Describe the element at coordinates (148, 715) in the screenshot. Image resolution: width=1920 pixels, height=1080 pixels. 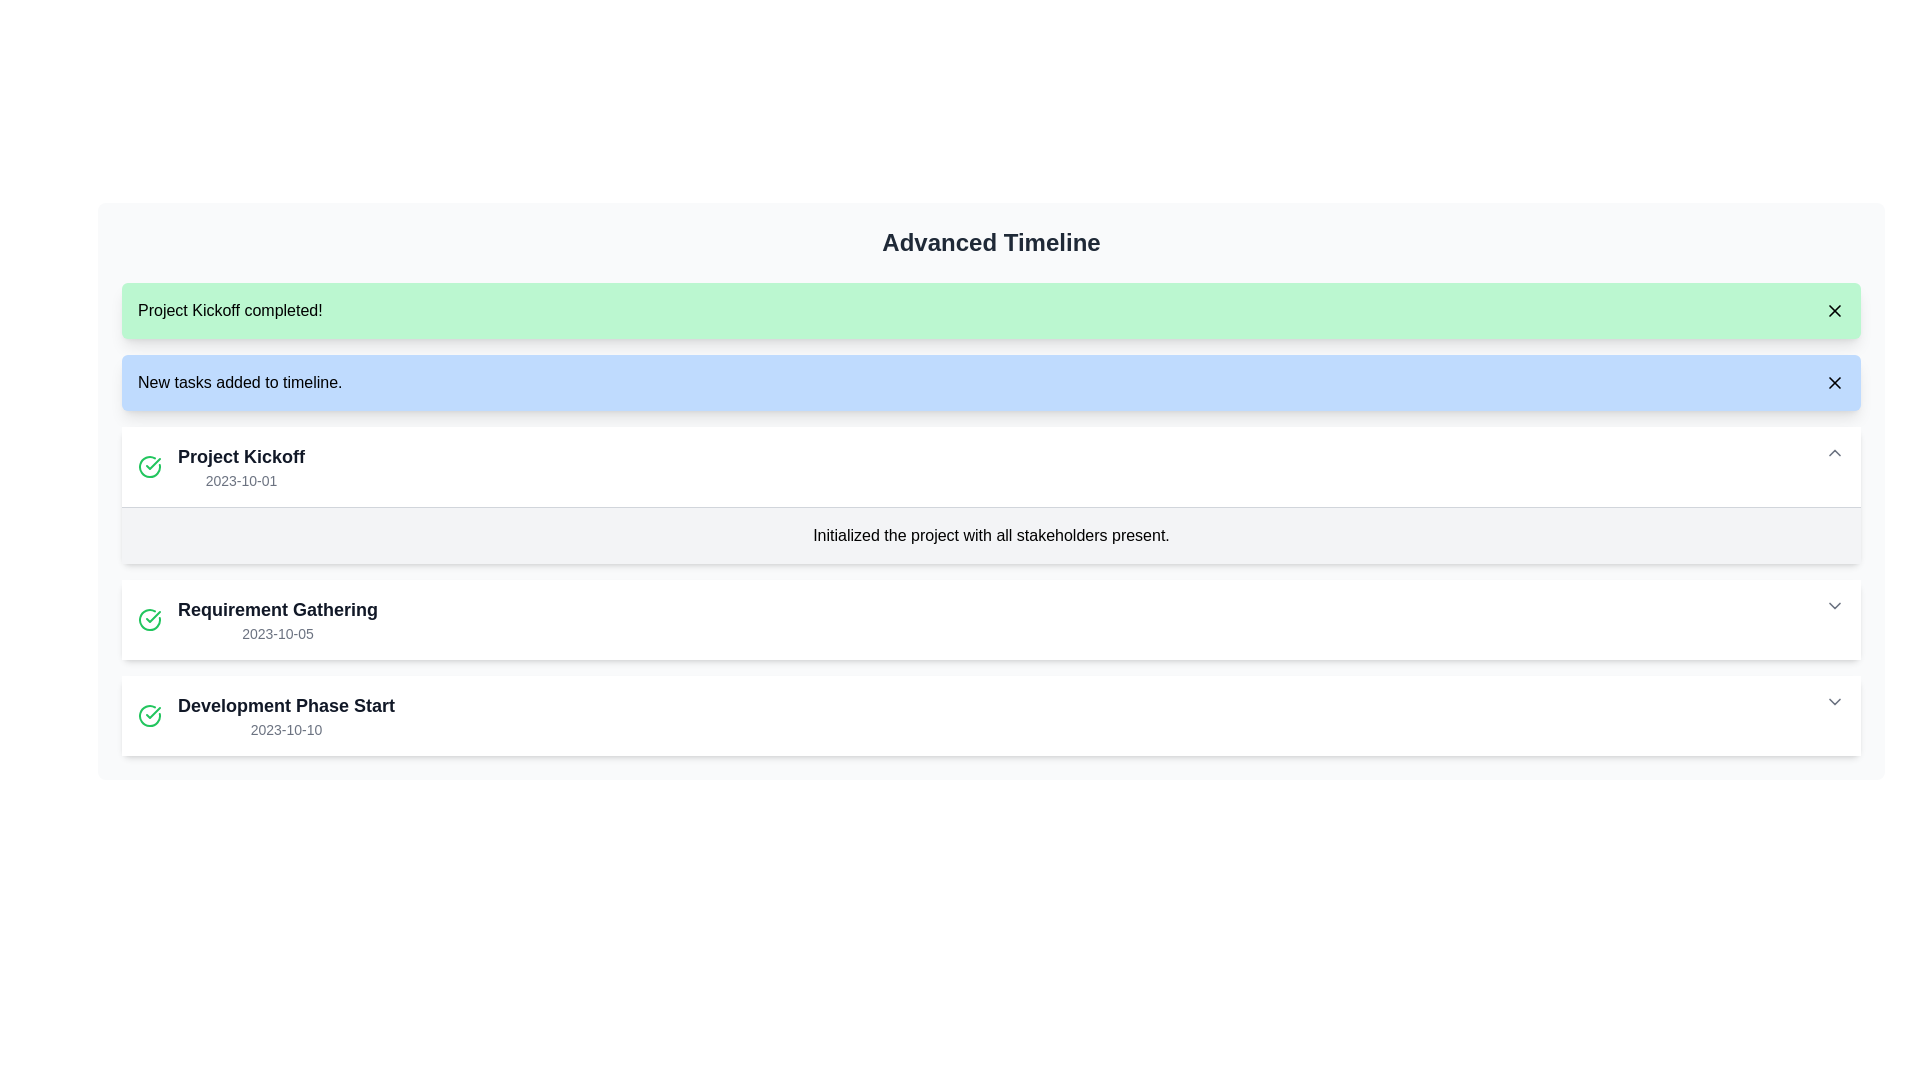
I see `the 'Development Phase Start' milestone icon in the timeline entry, which is visually represented and located to the left of the labeled texts` at that location.